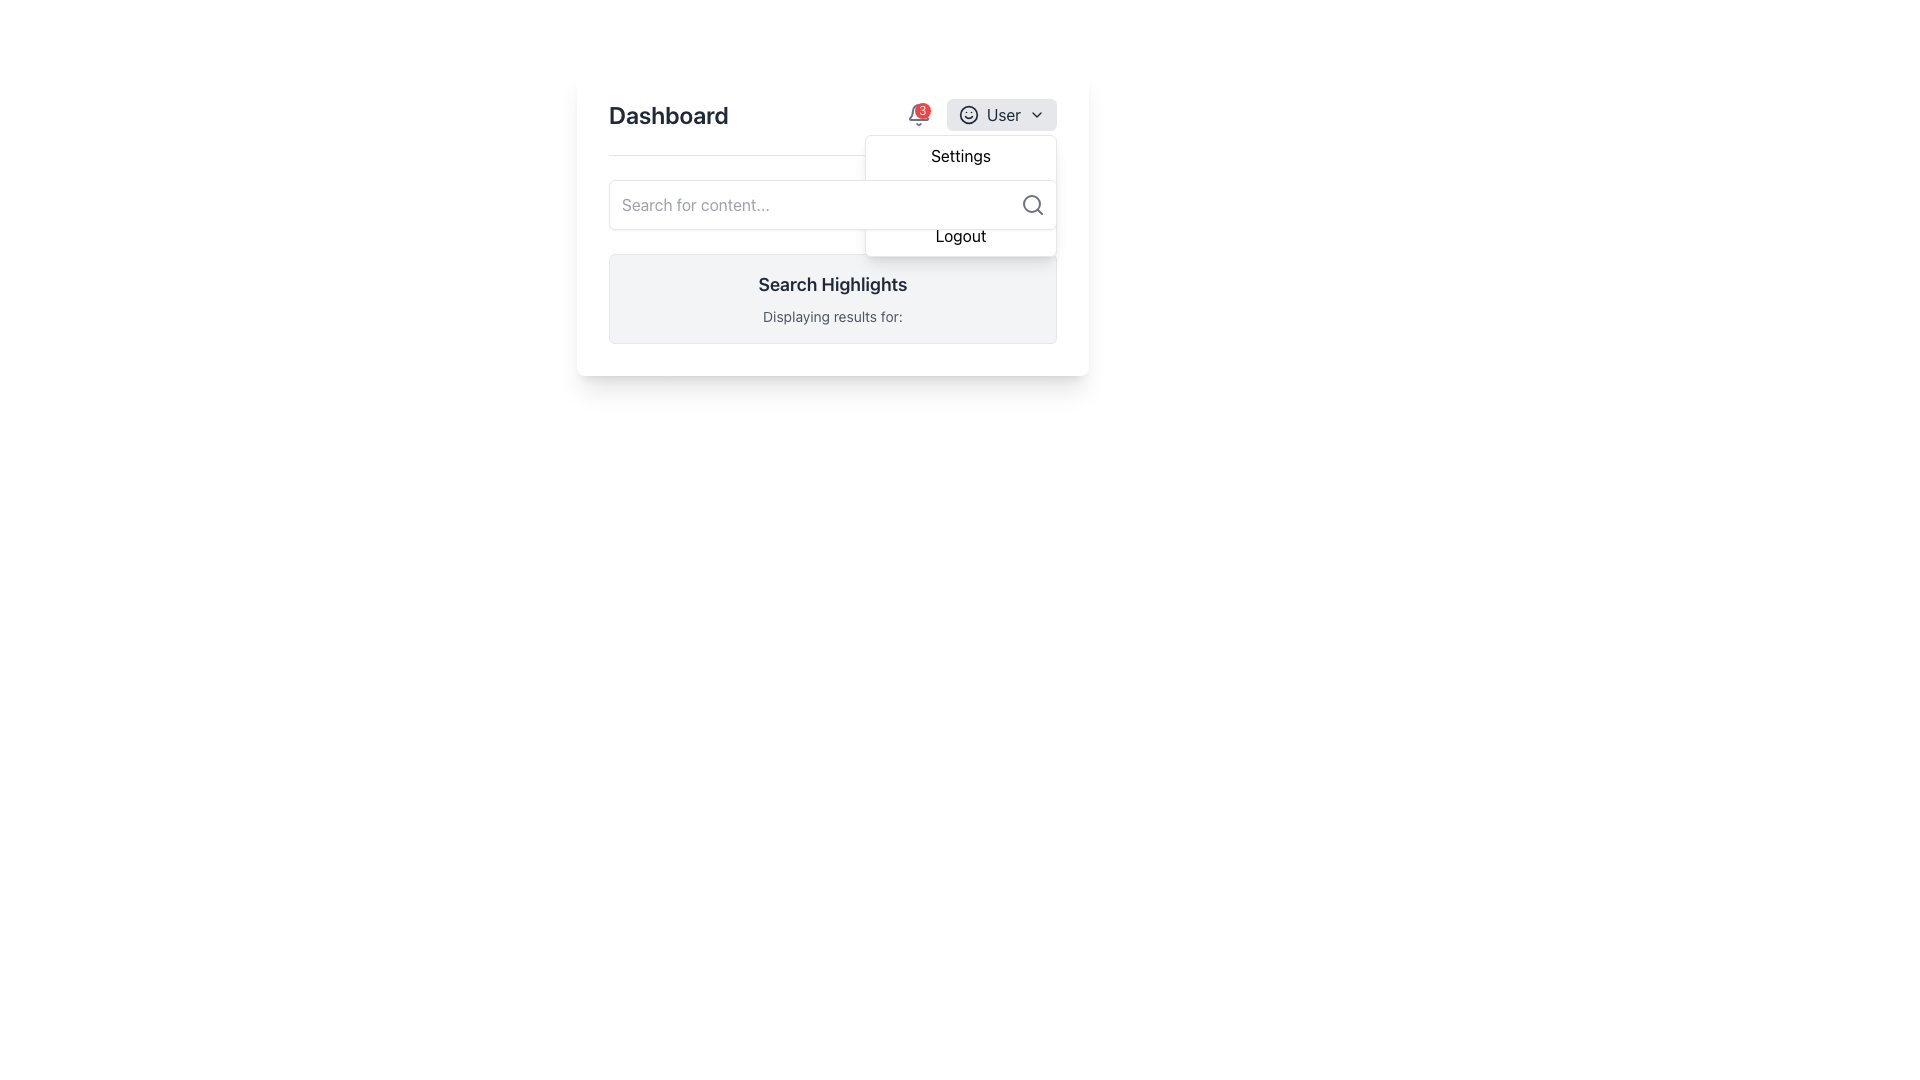 The width and height of the screenshot is (1920, 1080). What do you see at coordinates (833, 127) in the screenshot?
I see `the notification badge located on the top navigational and status bar` at bounding box center [833, 127].